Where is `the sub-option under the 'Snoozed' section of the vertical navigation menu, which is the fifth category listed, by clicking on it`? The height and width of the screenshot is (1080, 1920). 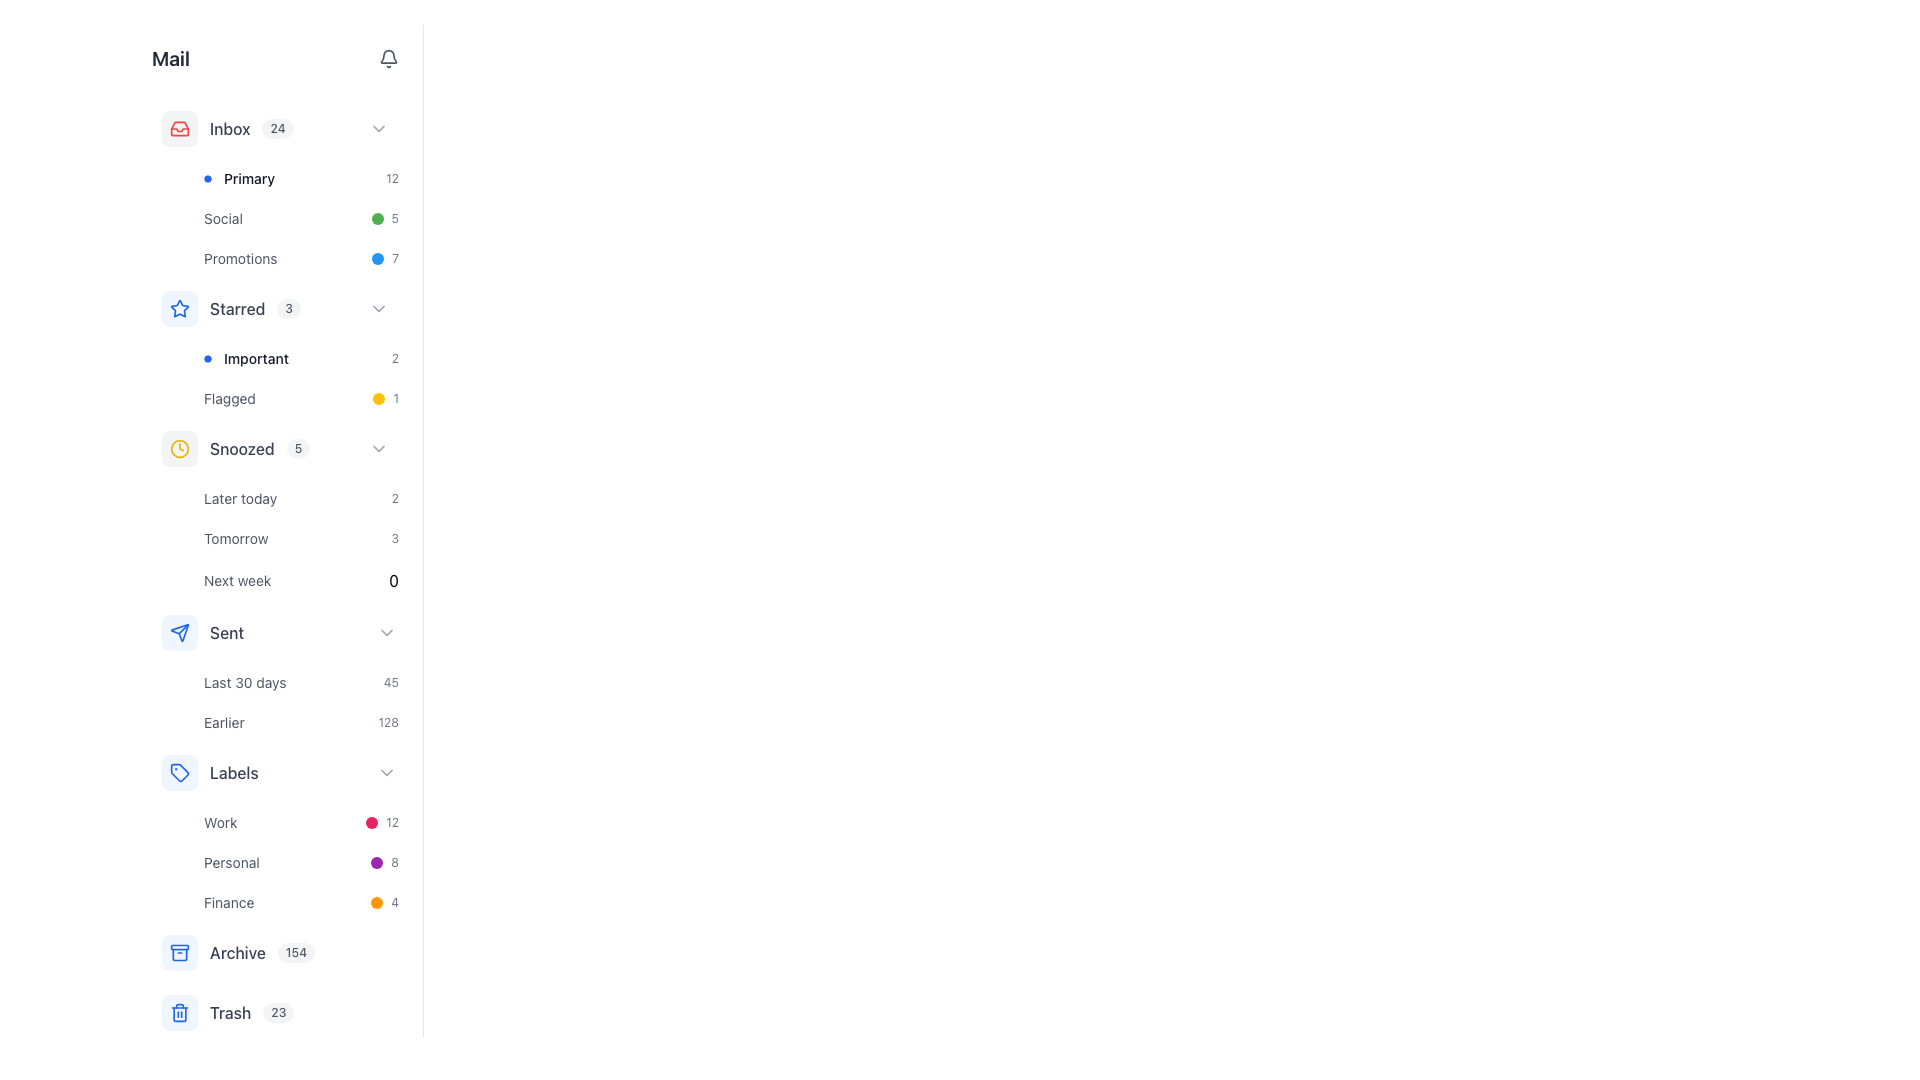 the sub-option under the 'Snoozed' section of the vertical navigation menu, which is the fifth category listed, by clicking on it is located at coordinates (278, 509).